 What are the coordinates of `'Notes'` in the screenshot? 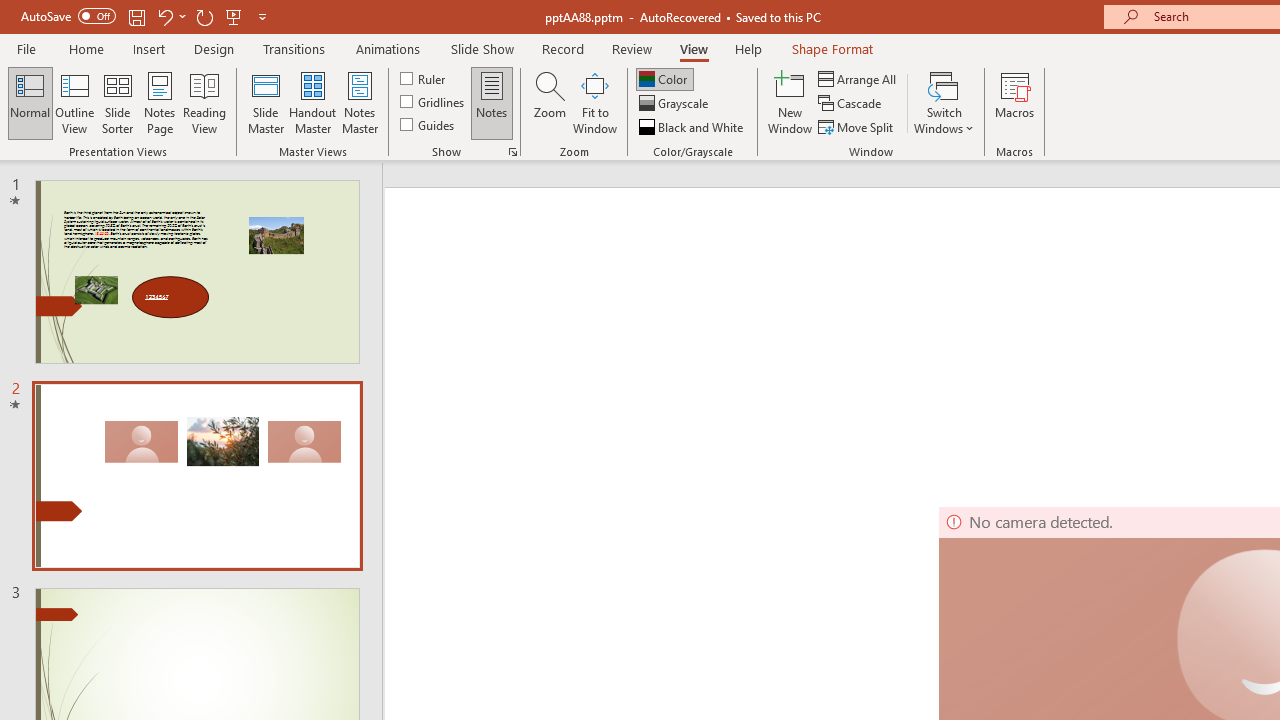 It's located at (492, 103).